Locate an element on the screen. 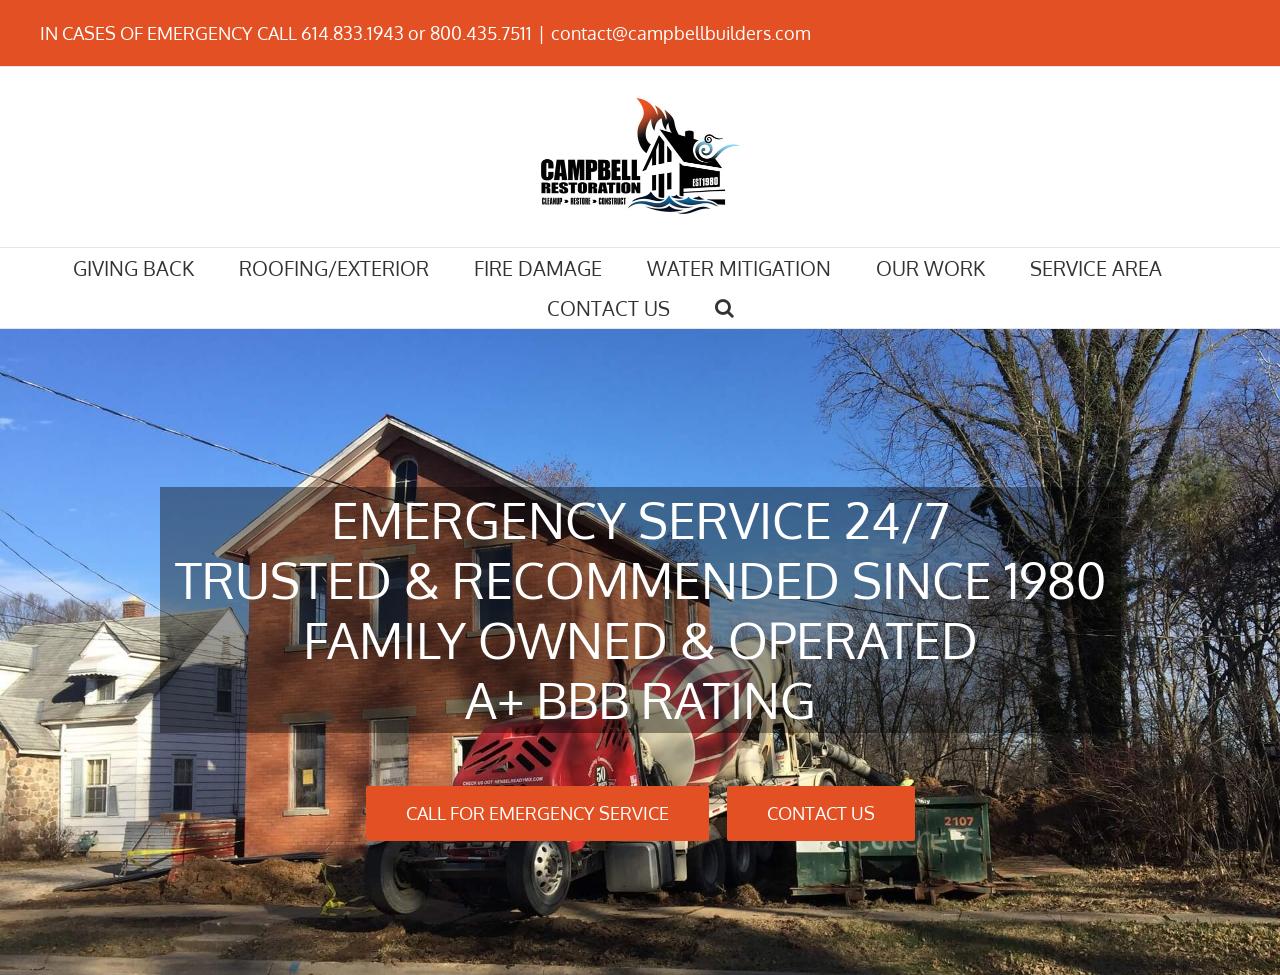 Image resolution: width=1280 pixels, height=975 pixels. 'EMERGENCY SERVICE 24/7' is located at coordinates (638, 518).